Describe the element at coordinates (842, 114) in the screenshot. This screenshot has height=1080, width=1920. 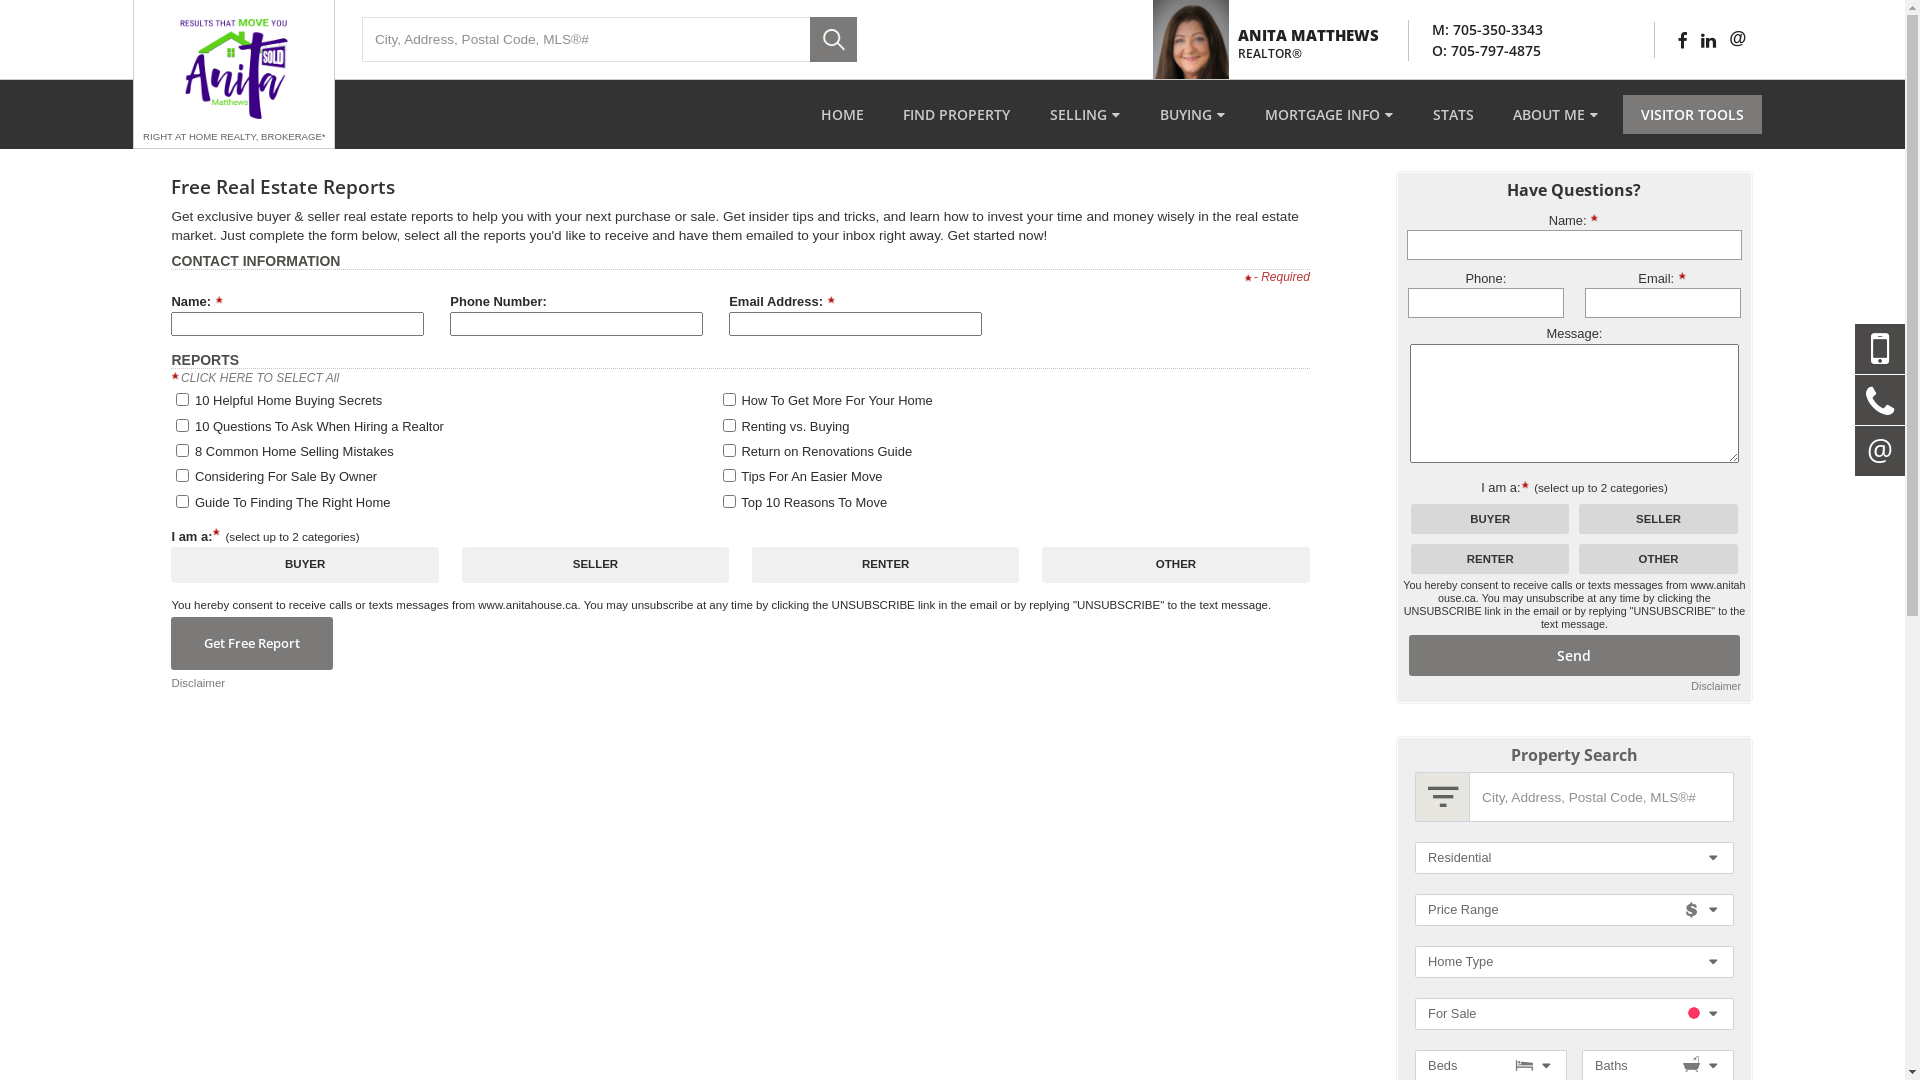
I see `'HOME'` at that location.